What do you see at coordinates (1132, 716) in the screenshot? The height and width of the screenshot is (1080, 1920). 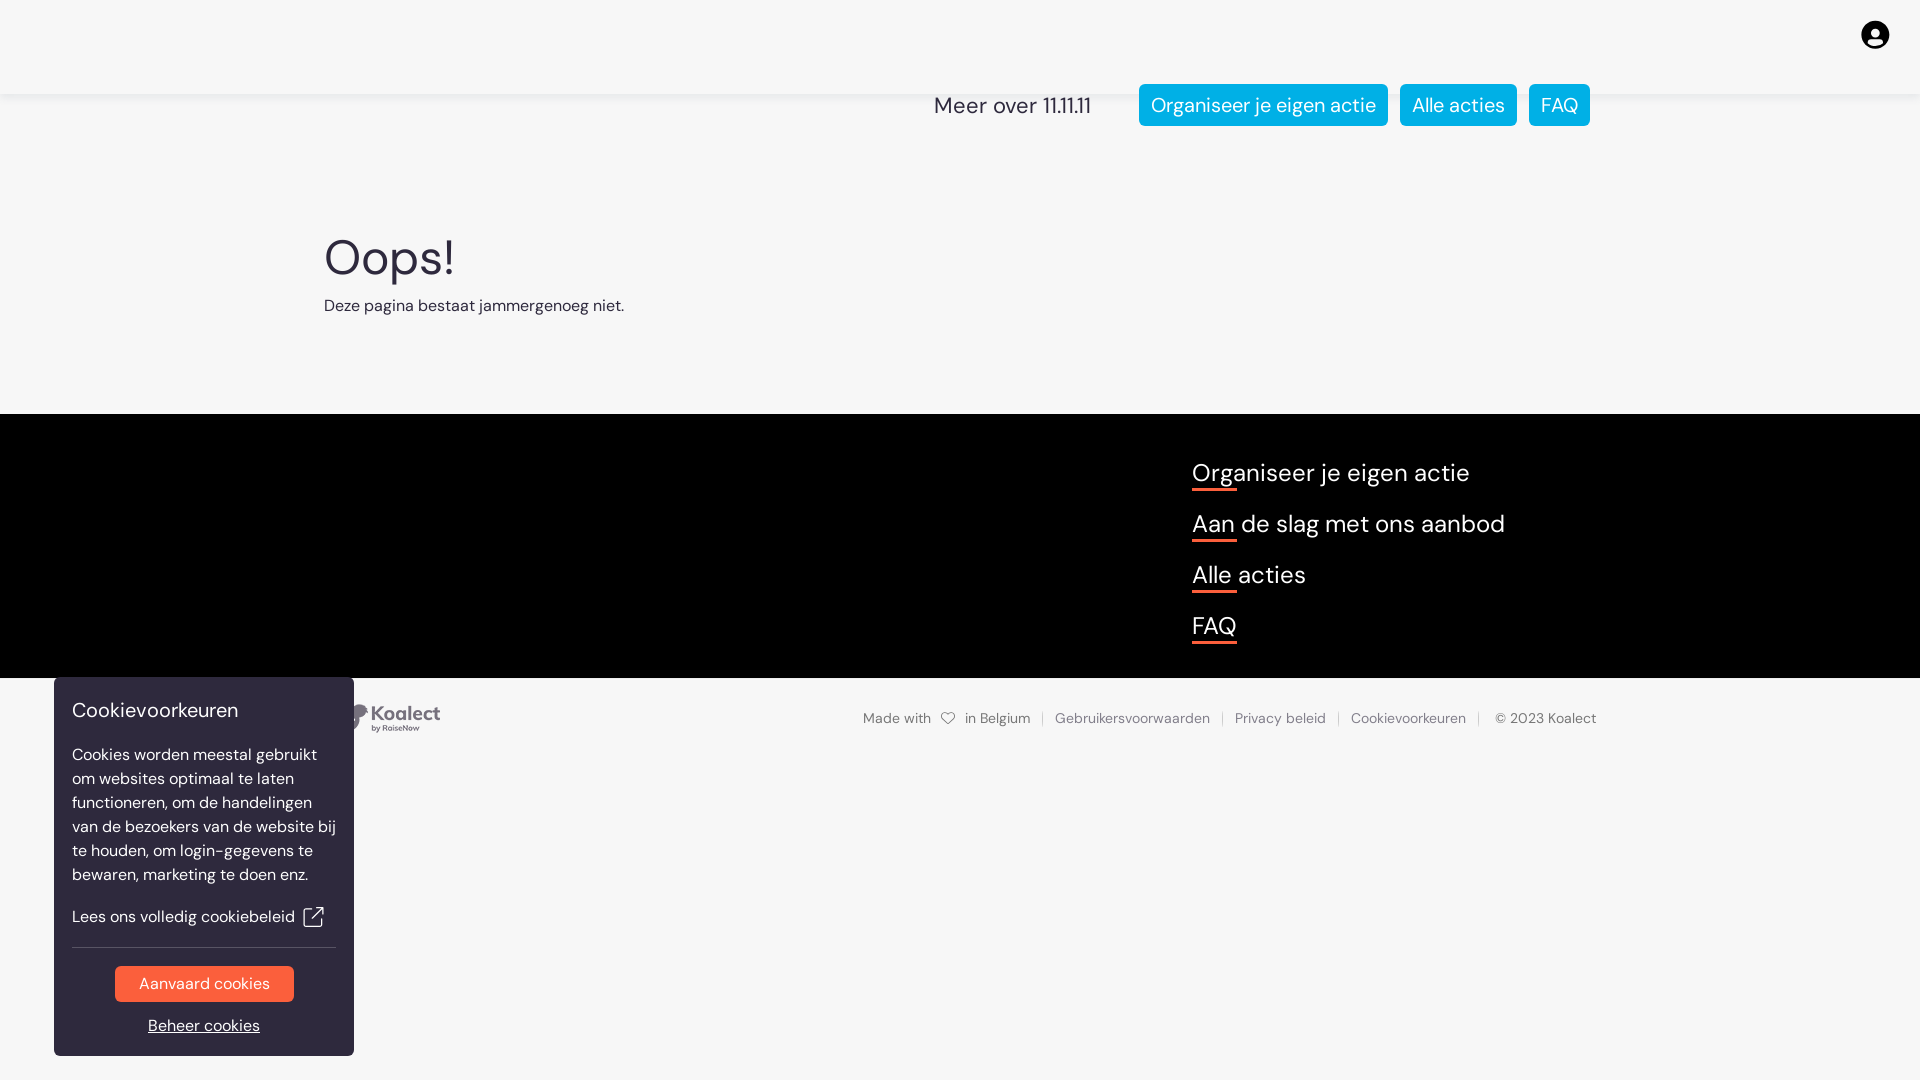 I see `'Gebruikersvoorwaarden'` at bounding box center [1132, 716].